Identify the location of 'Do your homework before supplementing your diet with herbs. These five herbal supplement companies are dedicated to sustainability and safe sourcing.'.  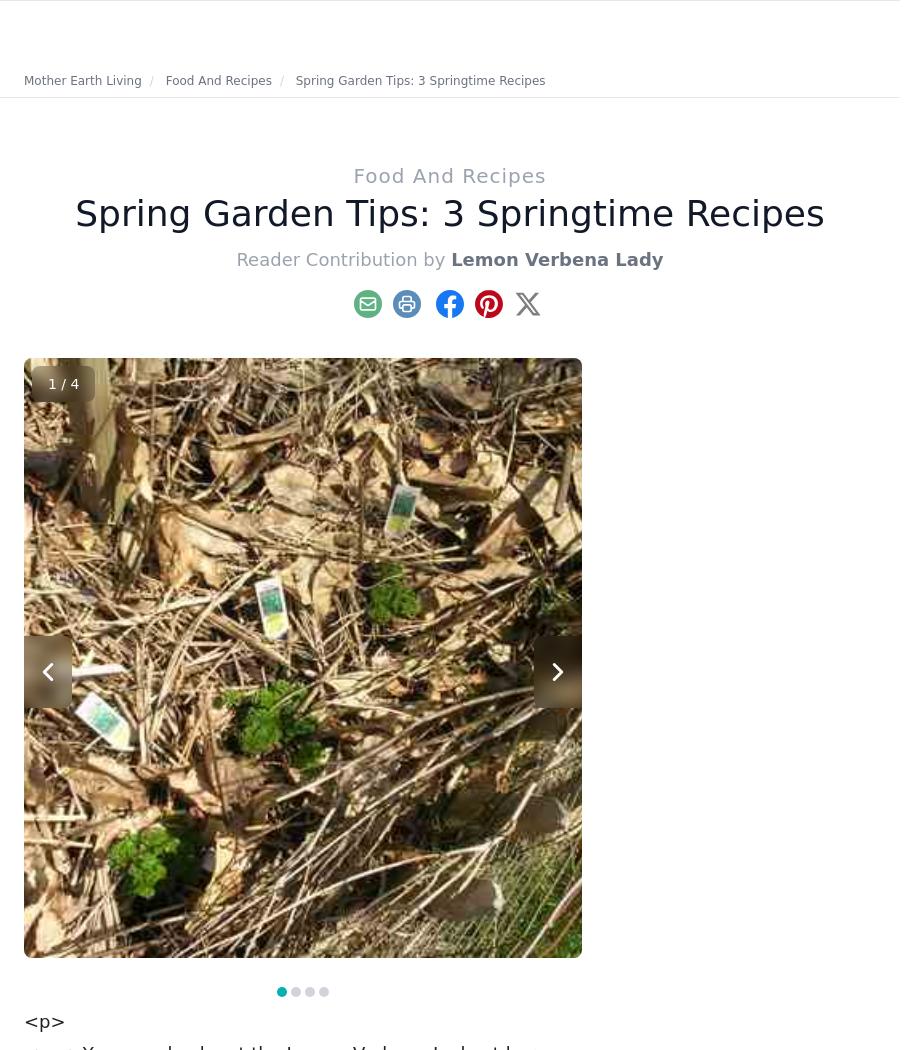
(782, 622).